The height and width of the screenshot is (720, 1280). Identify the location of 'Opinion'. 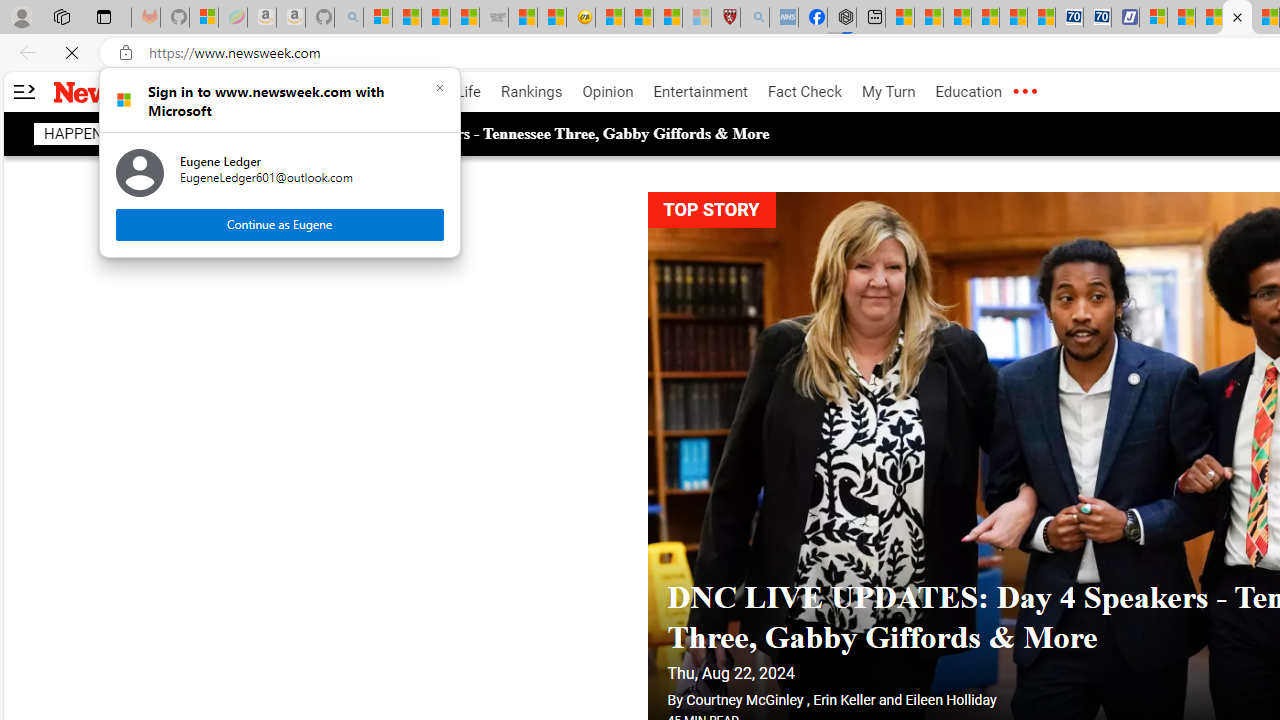
(607, 92).